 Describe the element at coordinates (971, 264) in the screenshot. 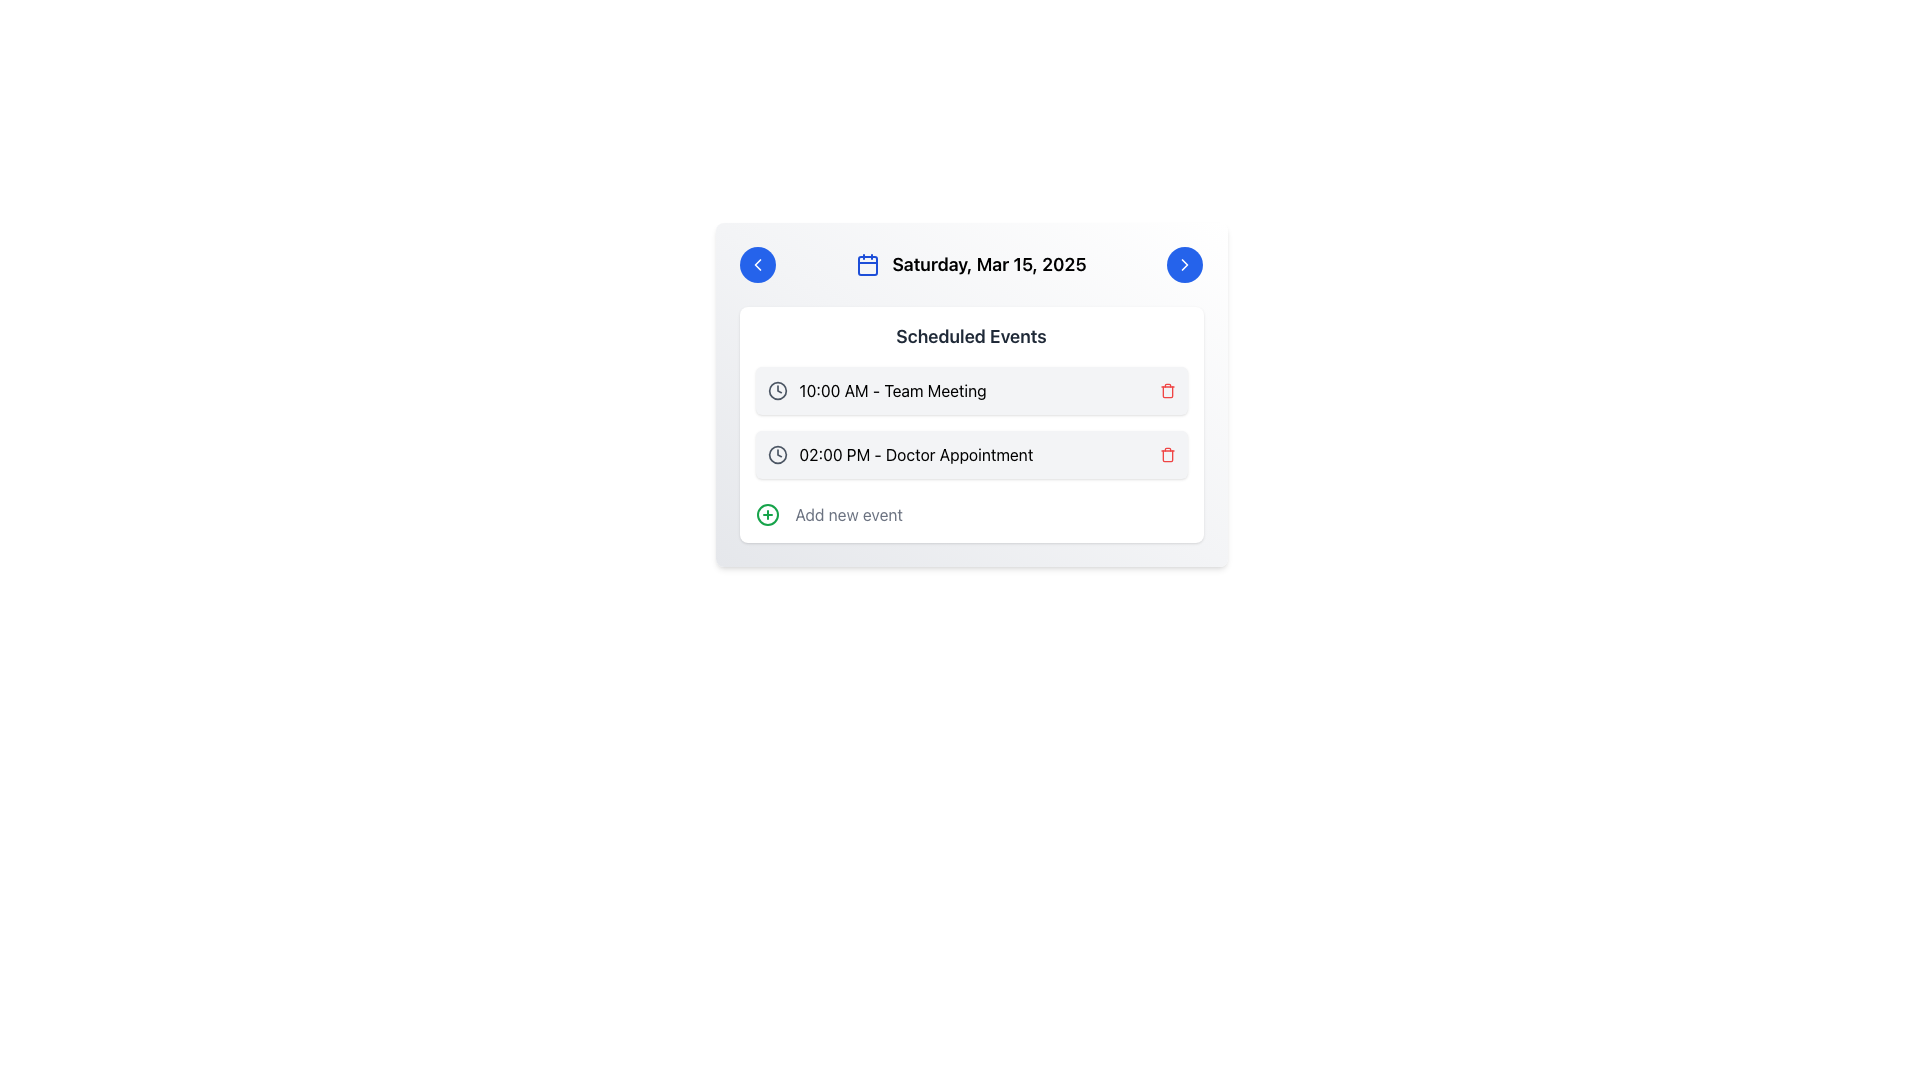

I see `the calendar label displaying 'Saturday, Mar 15, 2025'` at that location.